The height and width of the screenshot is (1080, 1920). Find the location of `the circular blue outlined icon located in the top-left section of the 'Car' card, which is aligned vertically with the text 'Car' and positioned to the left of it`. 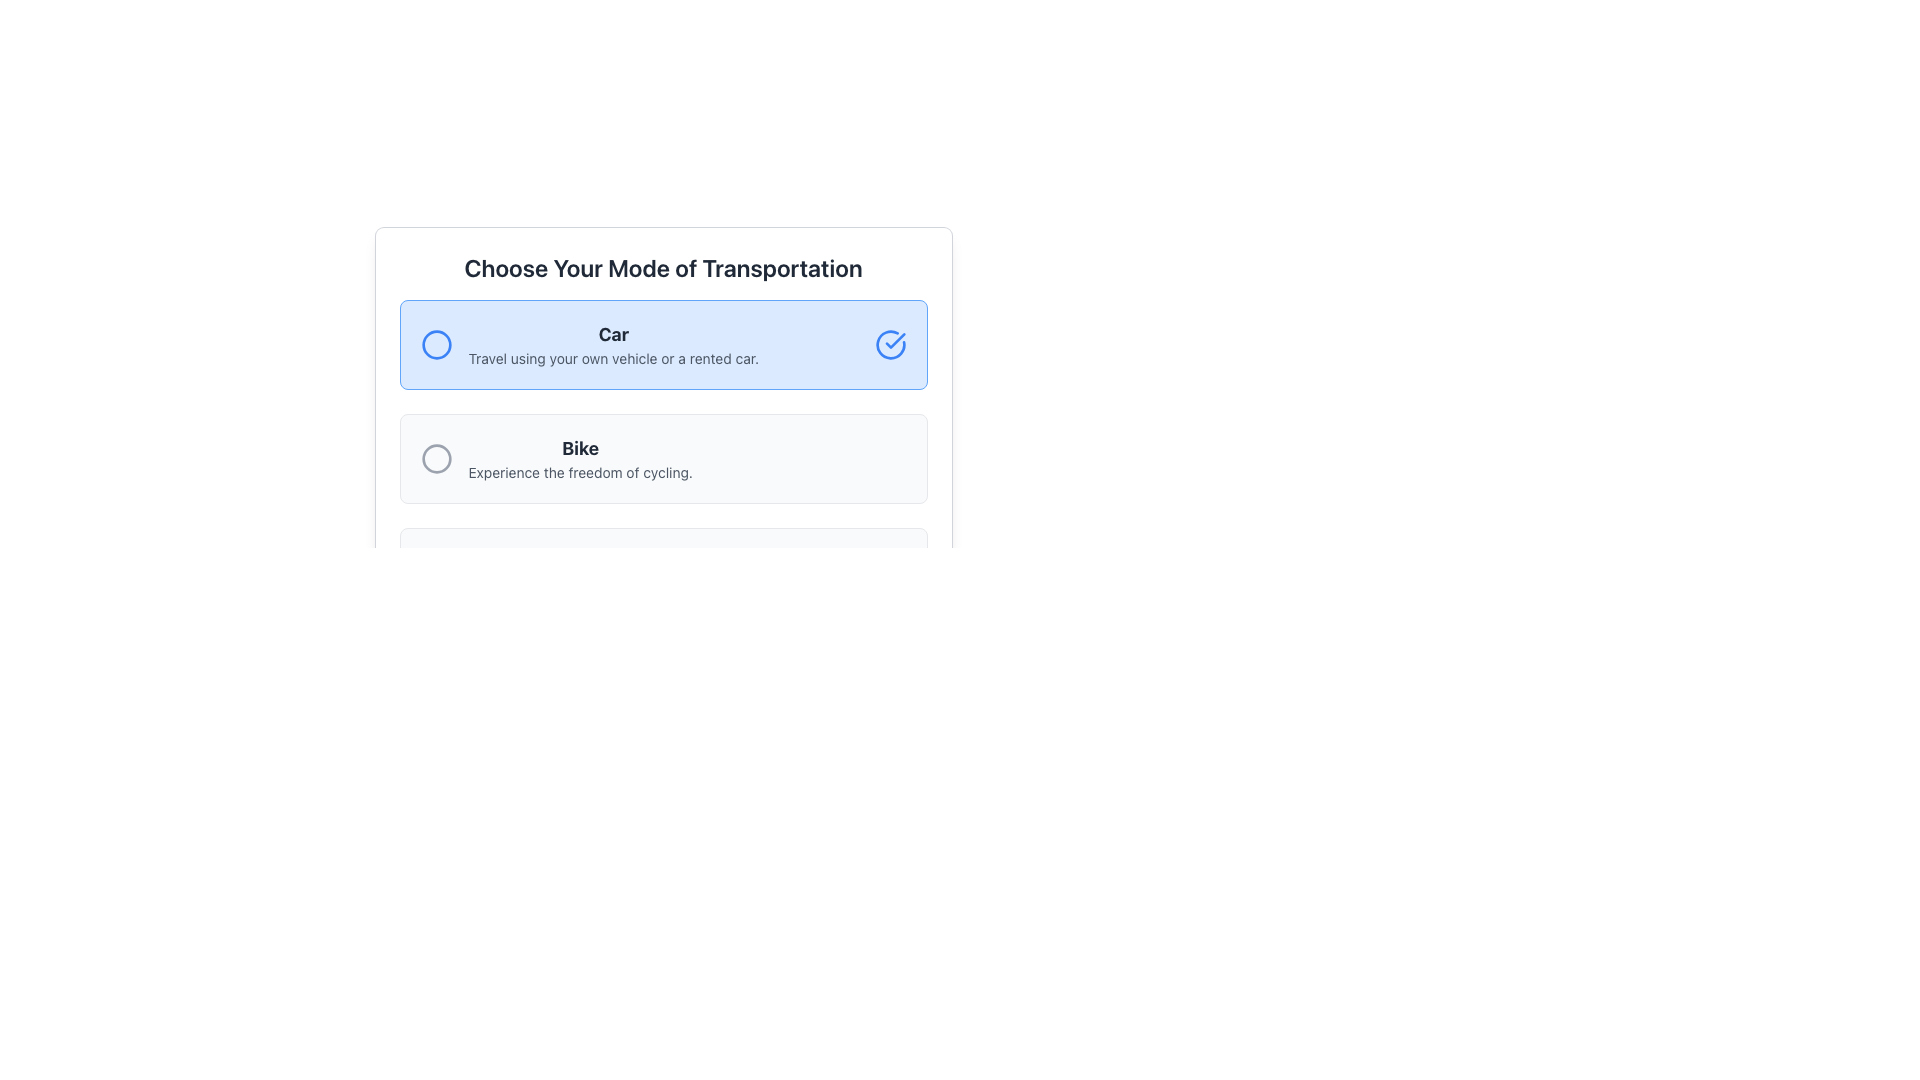

the circular blue outlined icon located in the top-left section of the 'Car' card, which is aligned vertically with the text 'Car' and positioned to the left of it is located at coordinates (435, 343).